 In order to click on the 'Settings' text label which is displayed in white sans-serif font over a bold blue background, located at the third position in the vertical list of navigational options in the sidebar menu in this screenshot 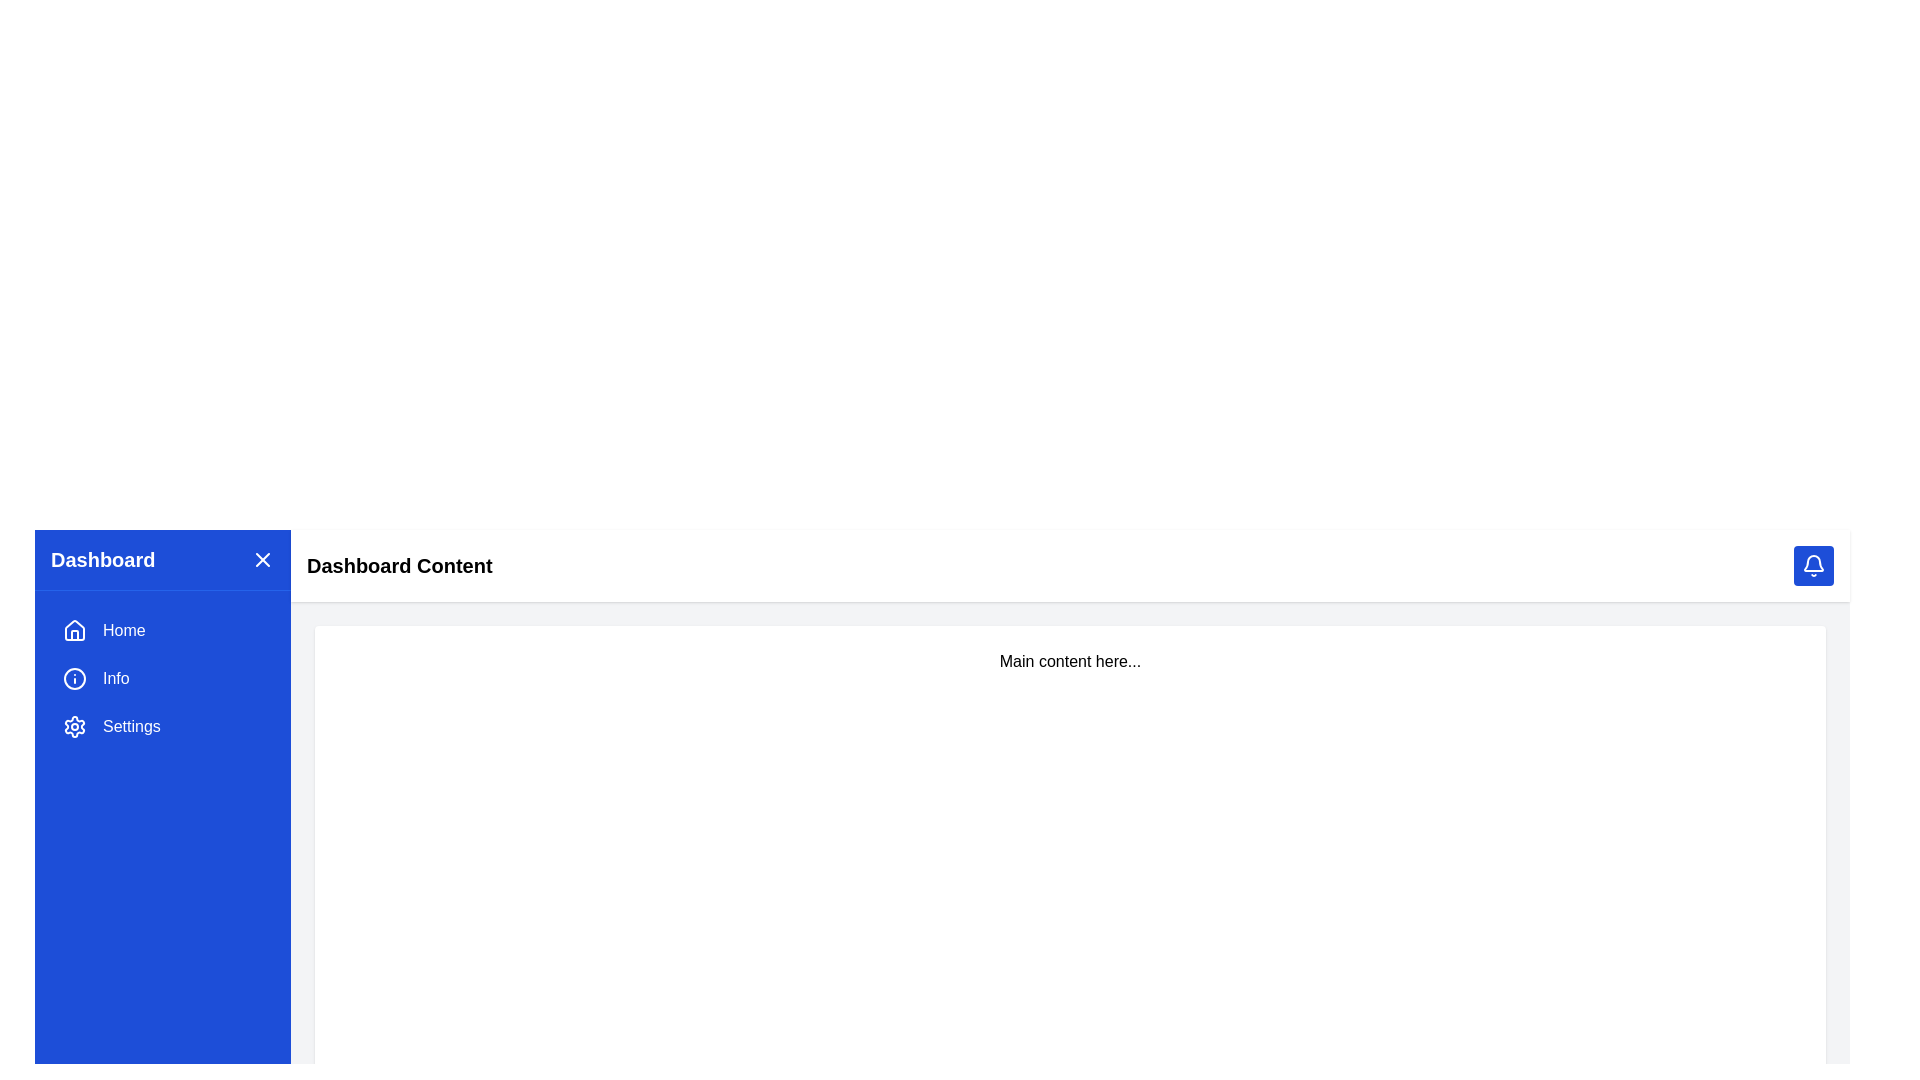, I will do `click(130, 726)`.